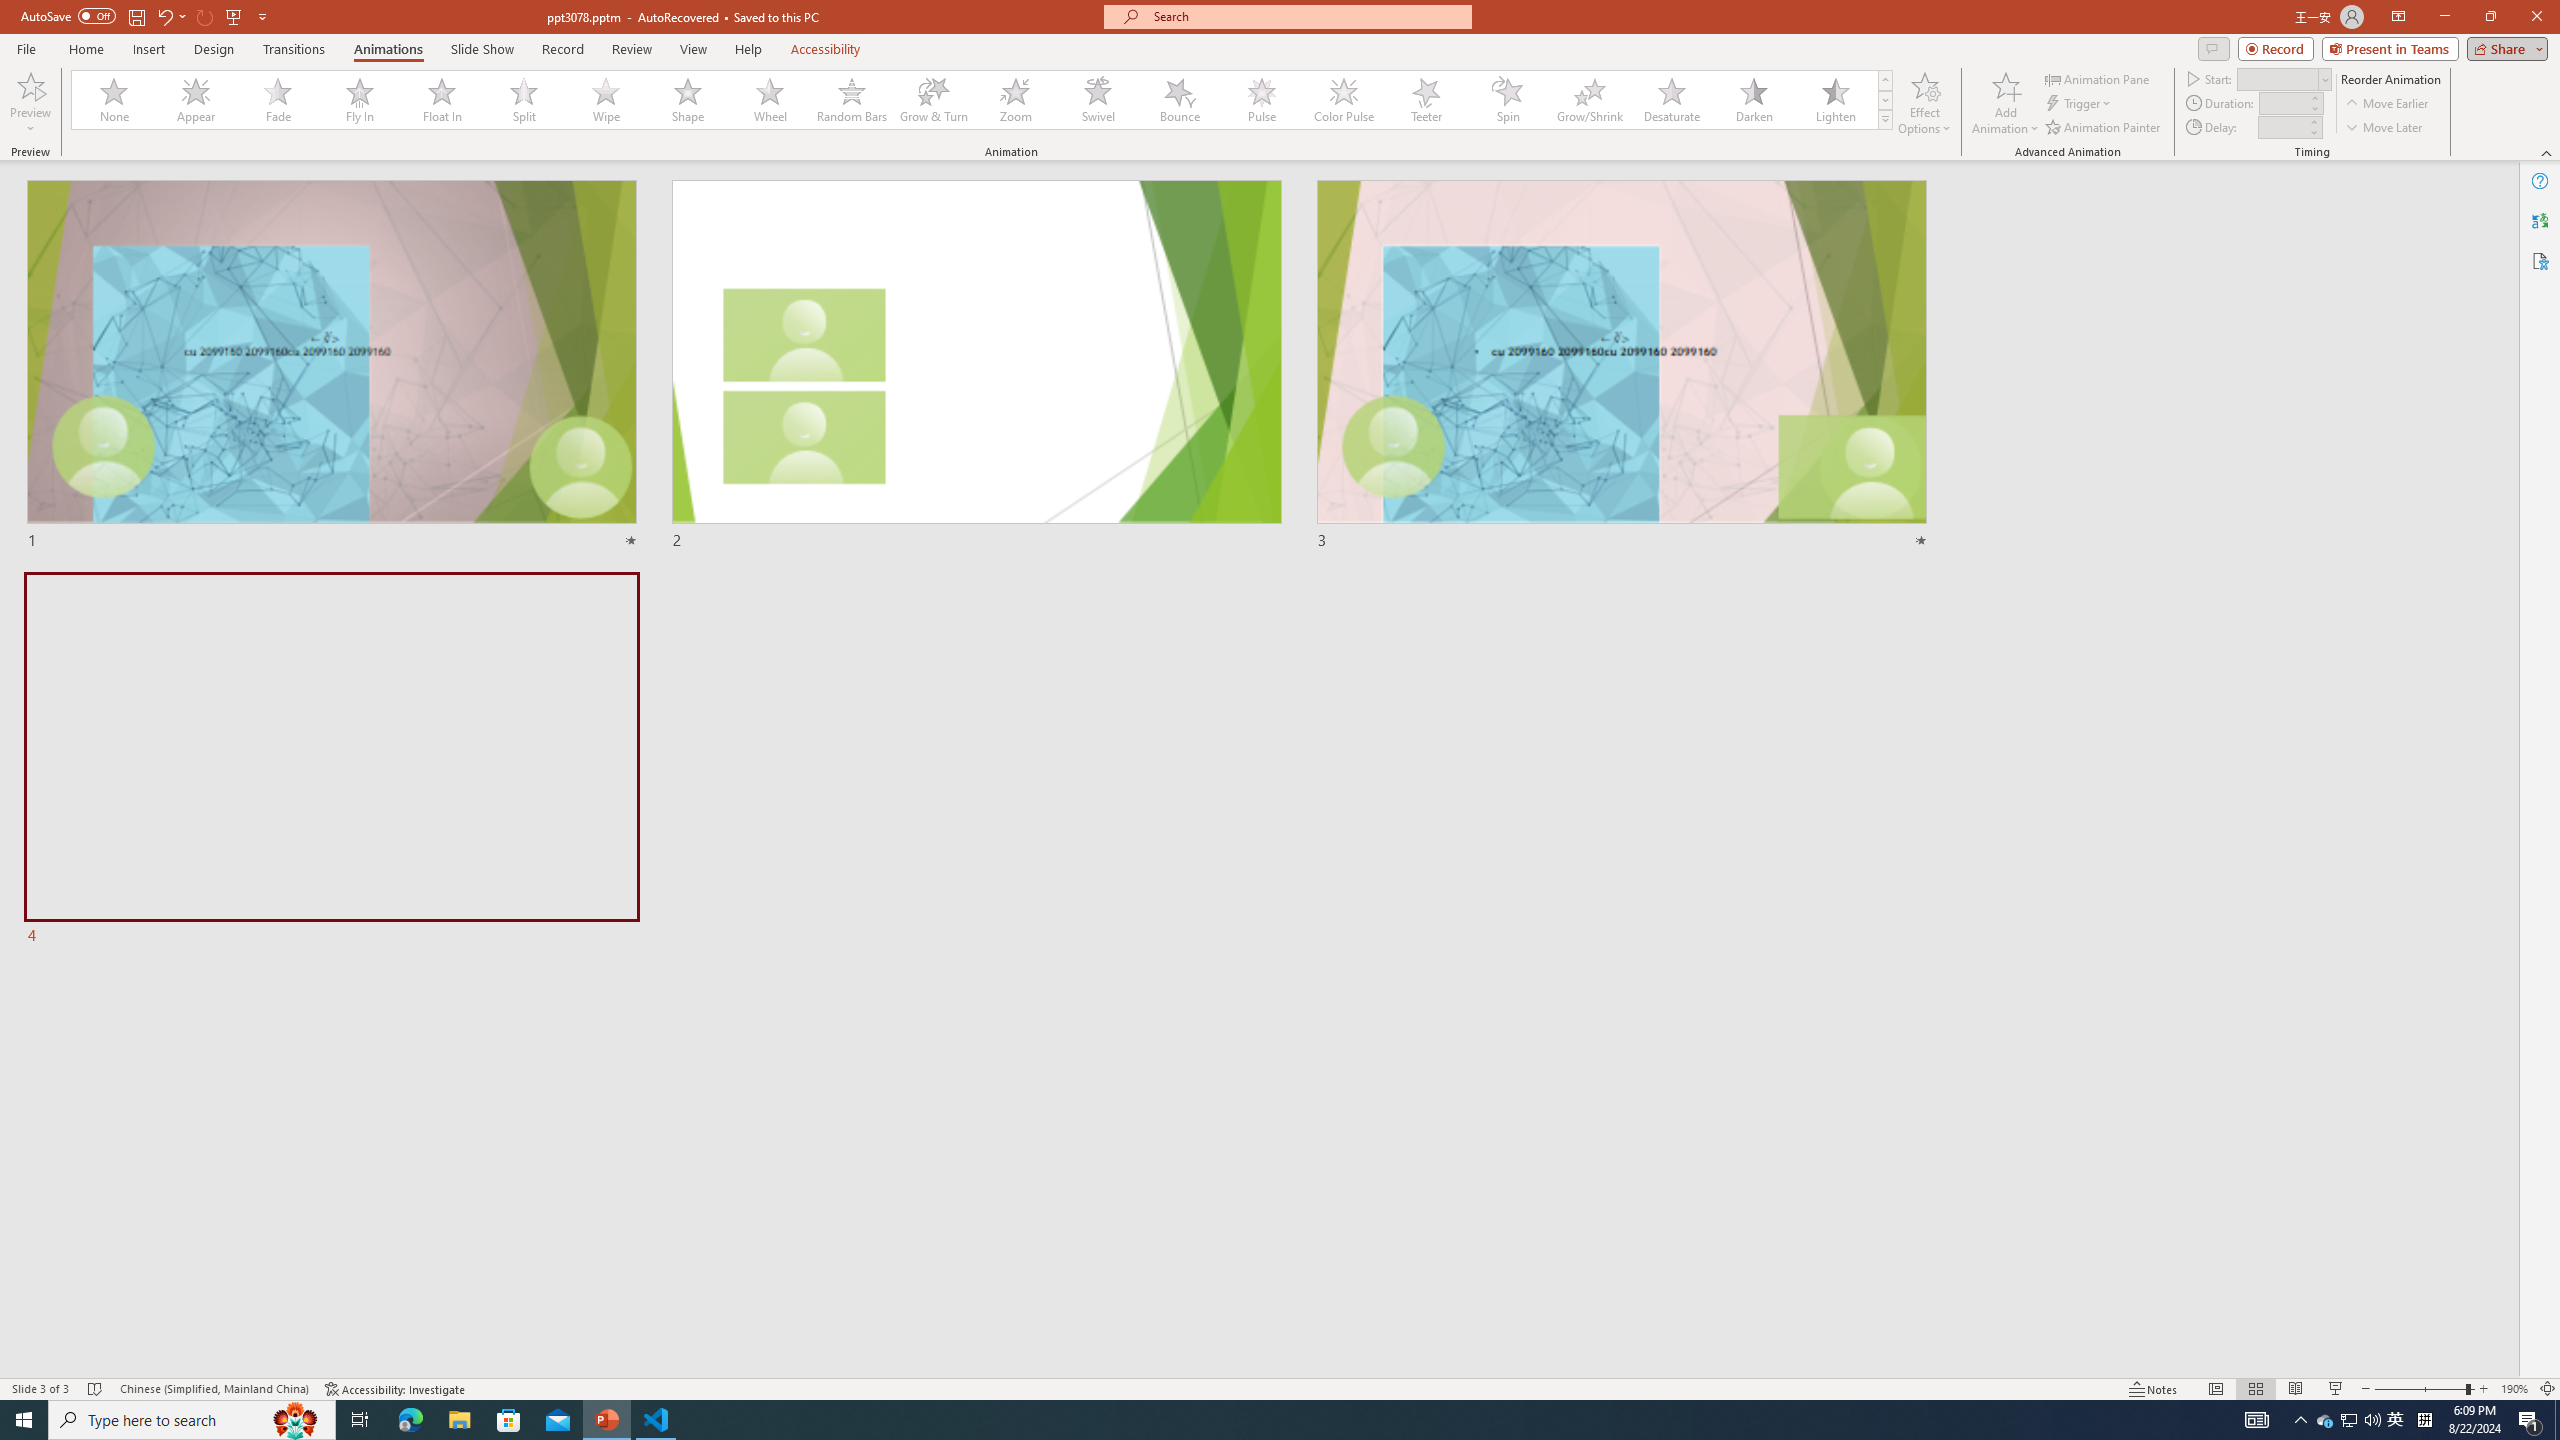  I want to click on 'Trigger', so click(2079, 103).